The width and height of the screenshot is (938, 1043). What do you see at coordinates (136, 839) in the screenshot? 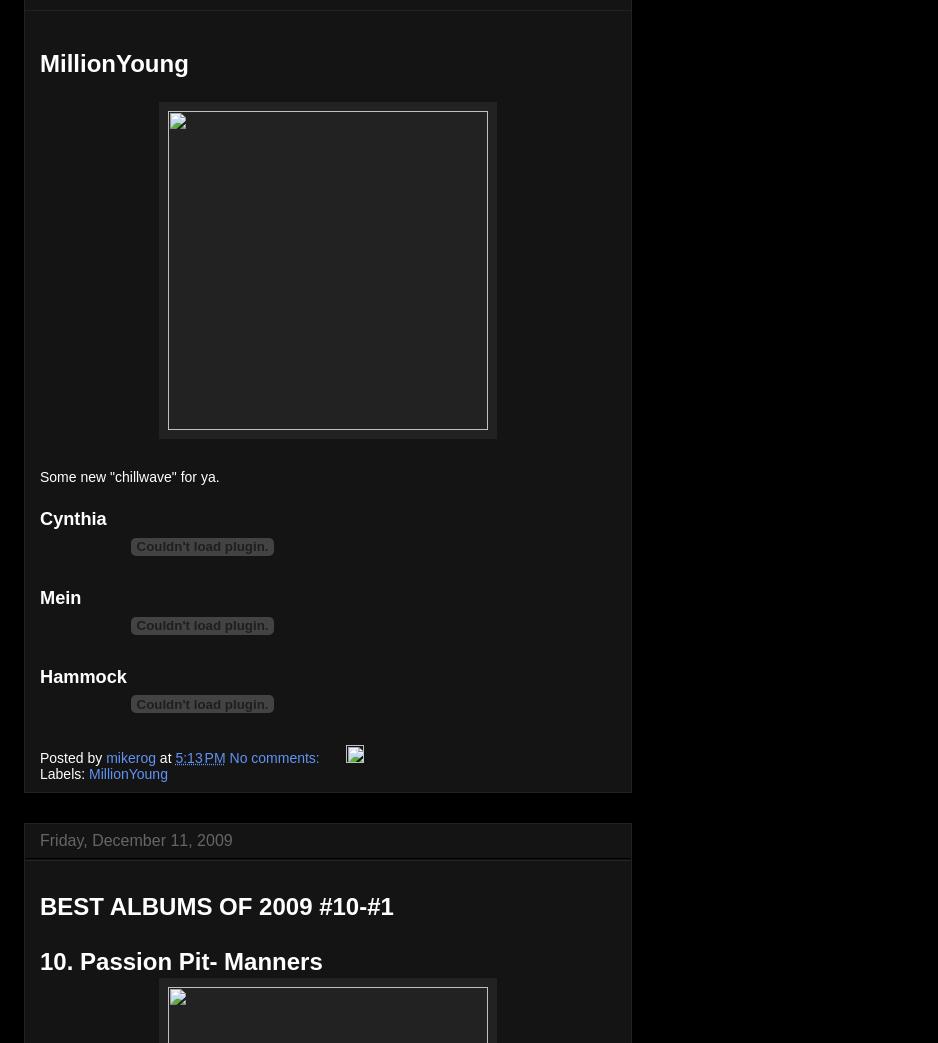
I see `'Friday, December 11, 2009'` at bounding box center [136, 839].